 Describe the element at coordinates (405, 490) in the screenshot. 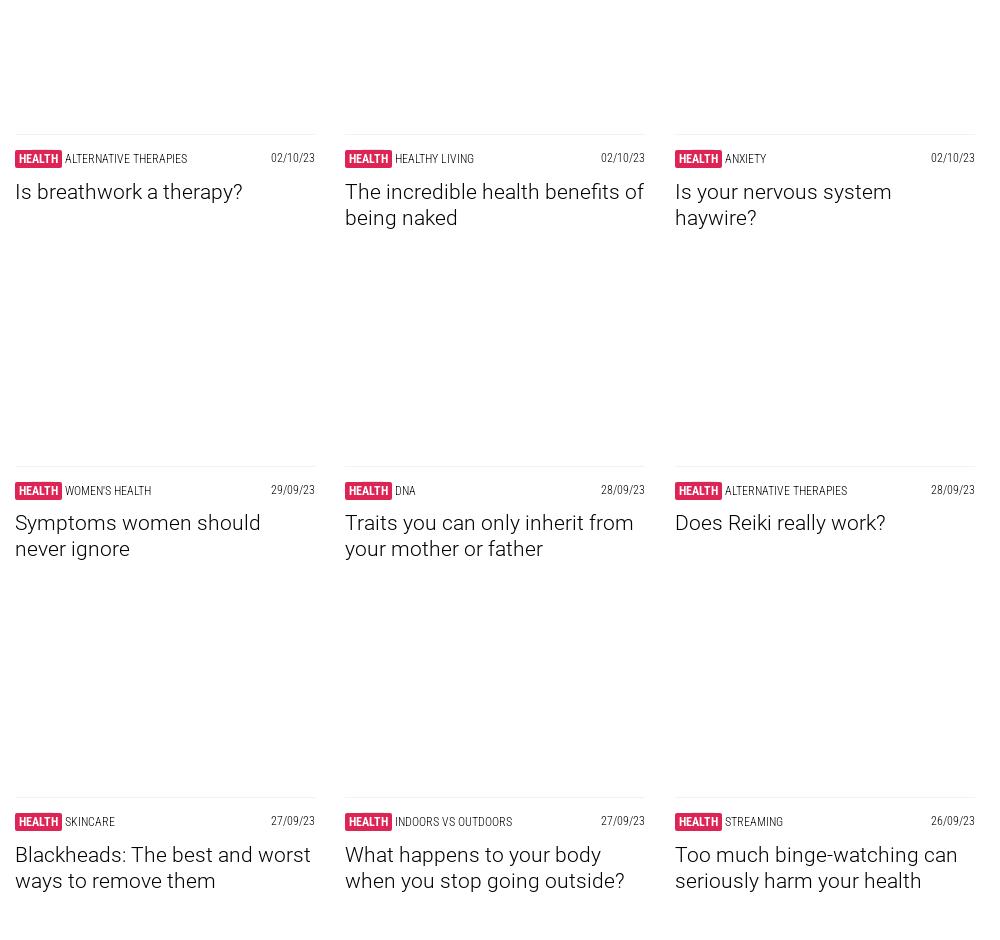

I see `'Dna'` at that location.